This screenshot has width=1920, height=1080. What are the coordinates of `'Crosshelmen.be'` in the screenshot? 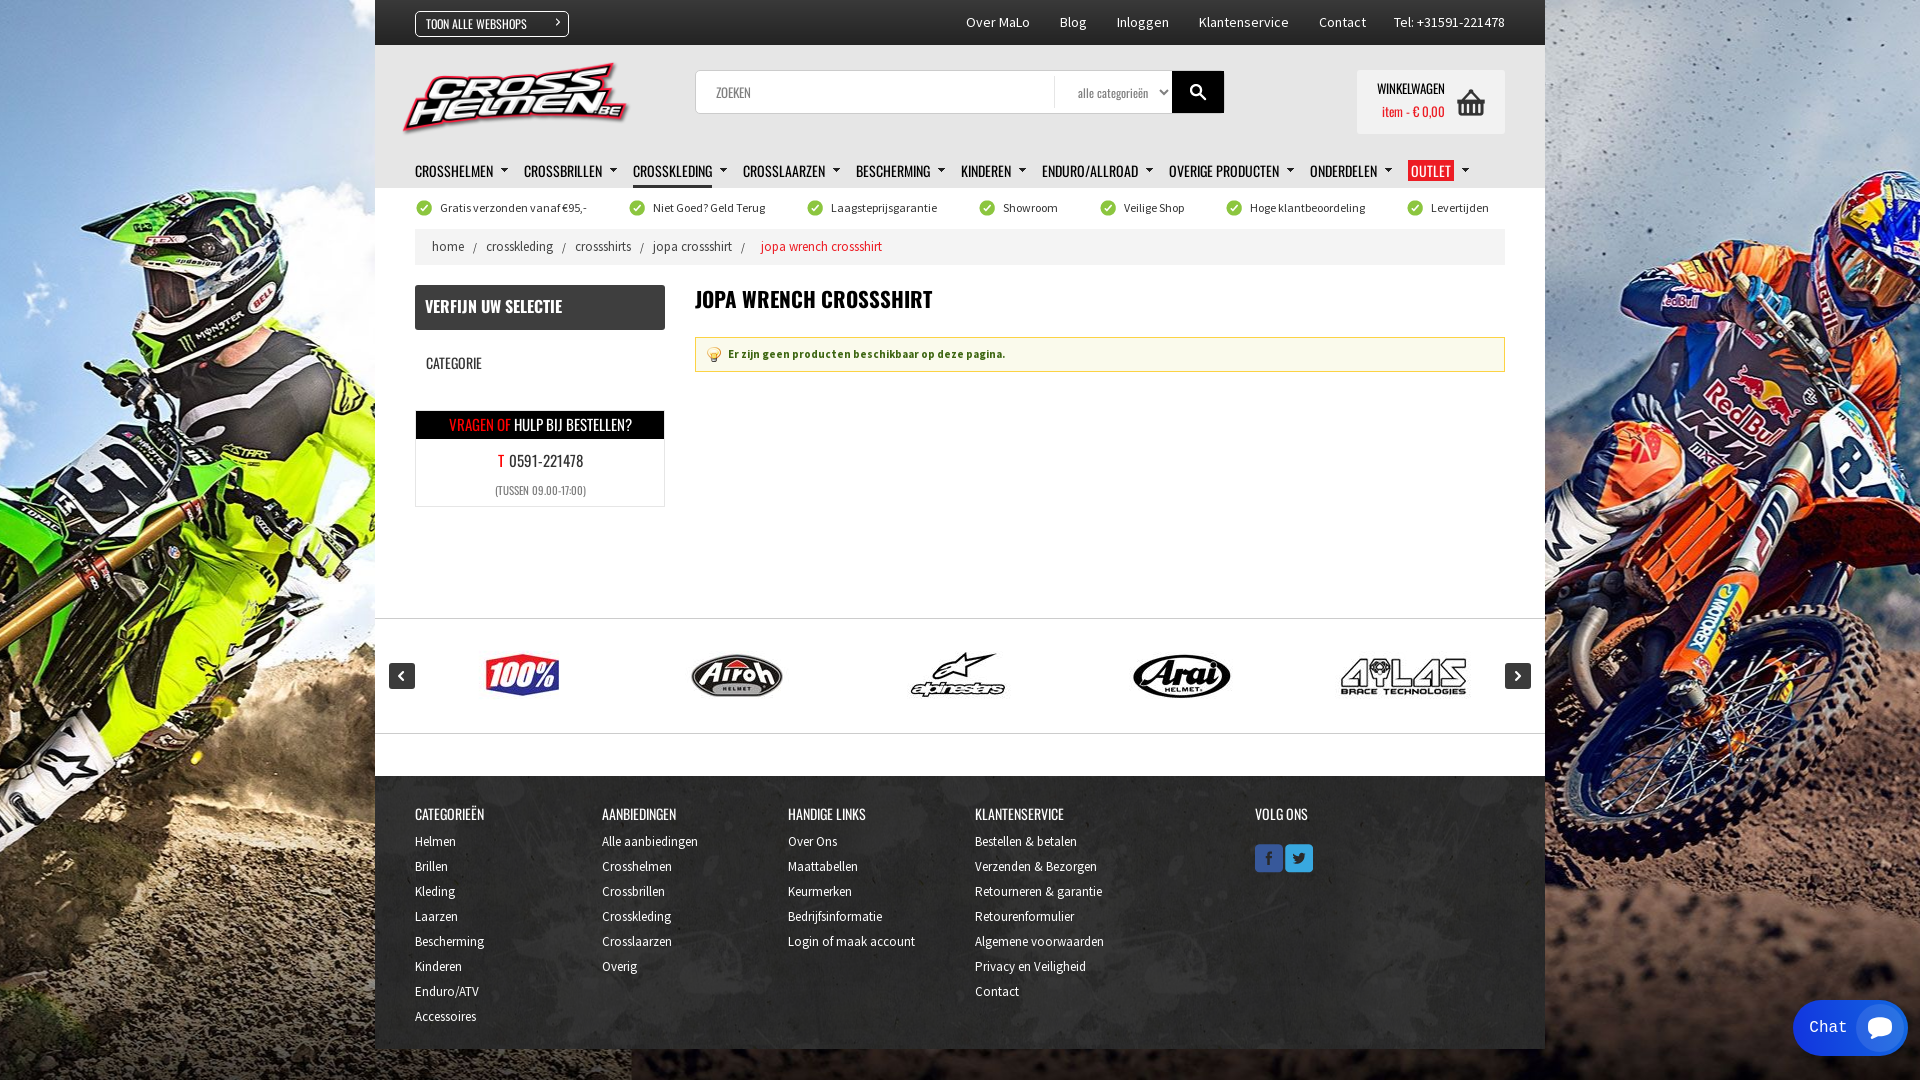 It's located at (532, 106).